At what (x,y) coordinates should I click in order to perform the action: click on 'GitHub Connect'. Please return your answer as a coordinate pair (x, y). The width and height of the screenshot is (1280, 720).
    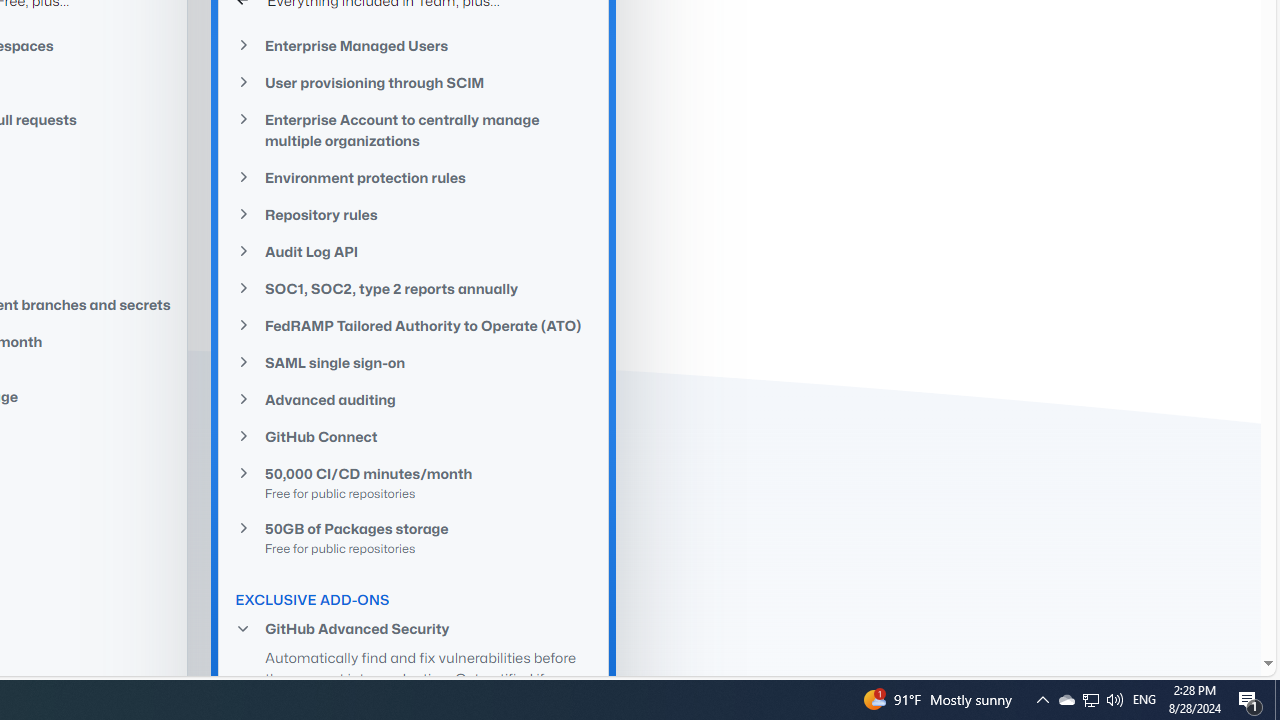
    Looking at the image, I should click on (413, 436).